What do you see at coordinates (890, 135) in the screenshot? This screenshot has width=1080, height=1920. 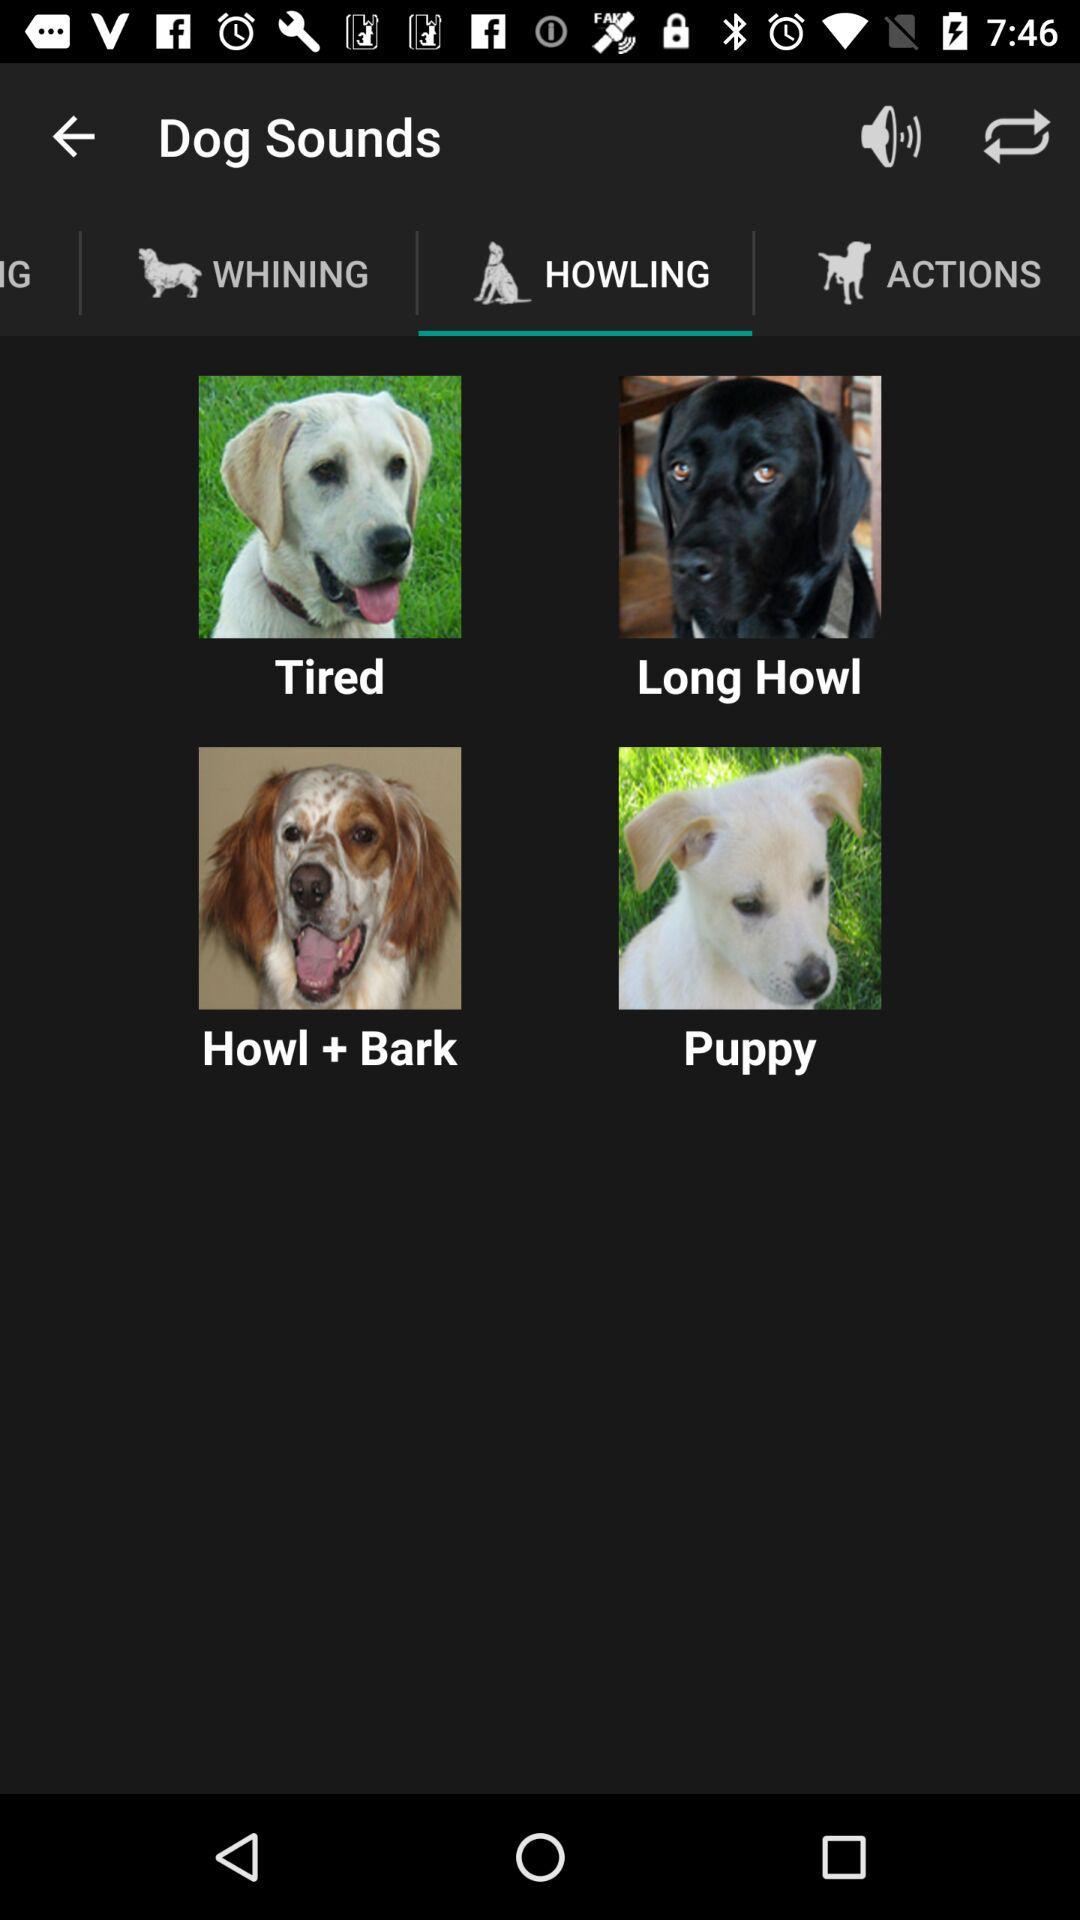 I see `the item to the right of the howling icon` at bounding box center [890, 135].